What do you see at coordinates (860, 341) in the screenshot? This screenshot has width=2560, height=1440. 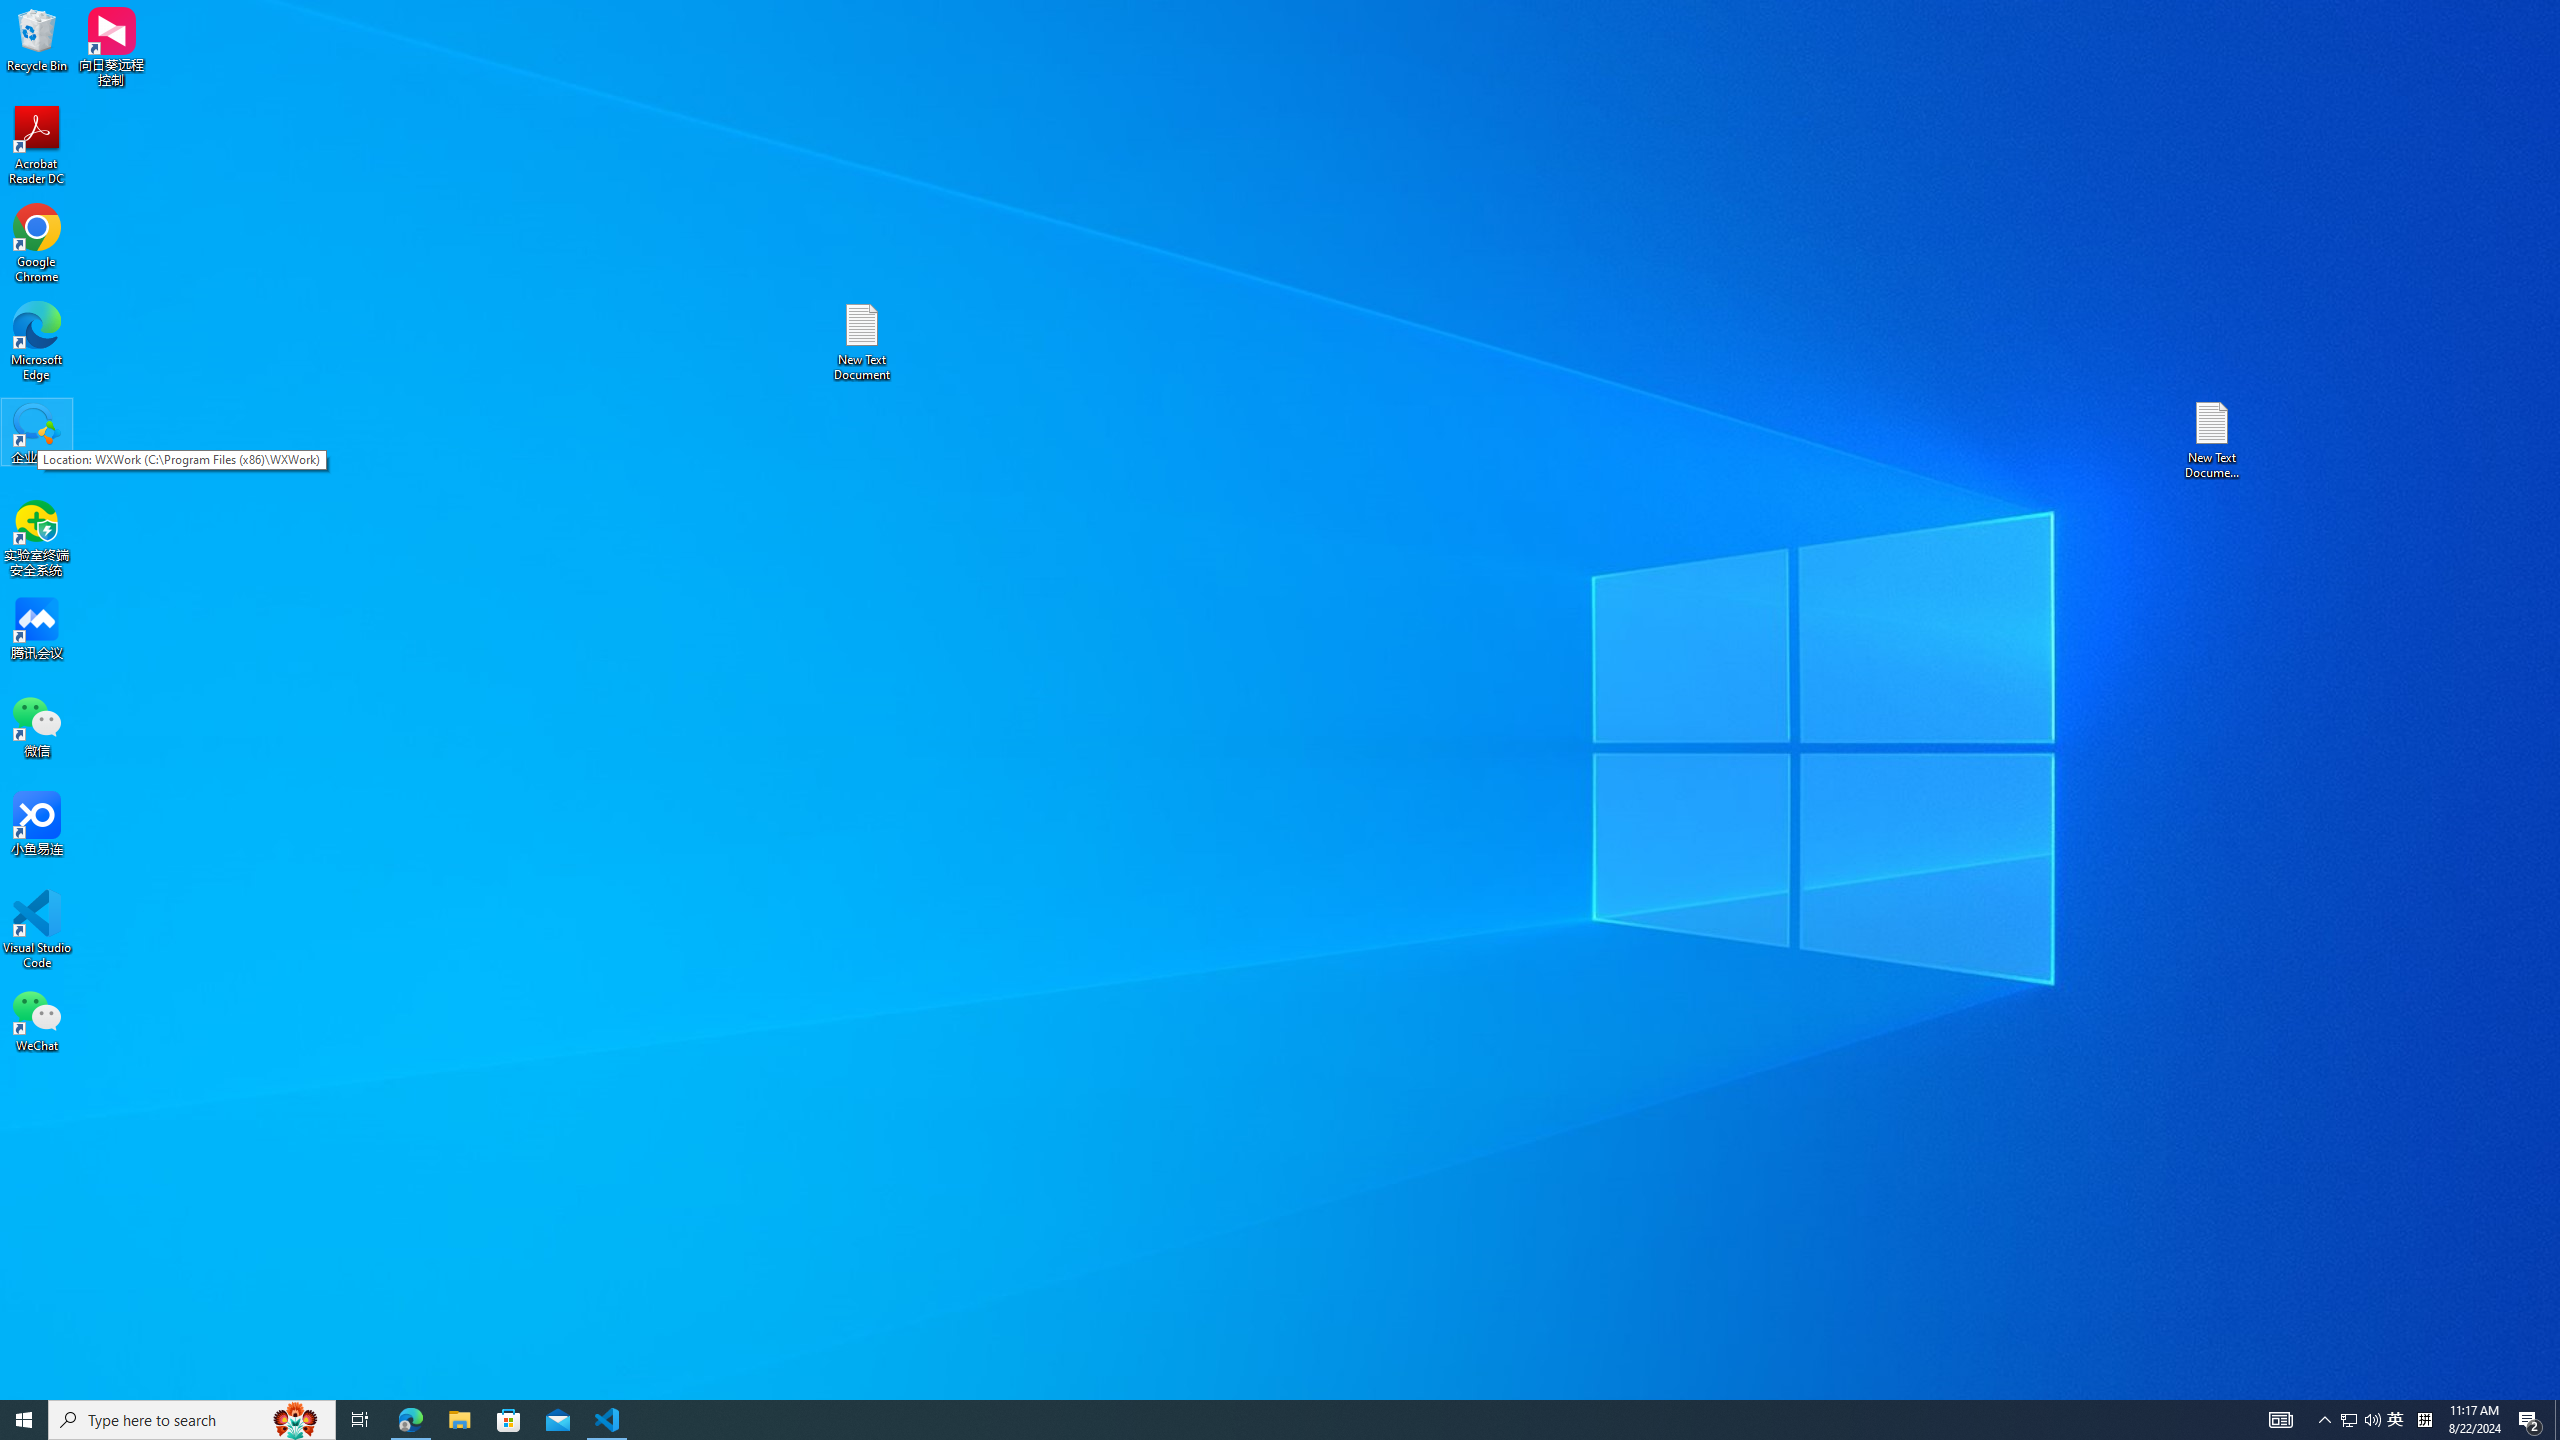 I see `'New Text Document'` at bounding box center [860, 341].